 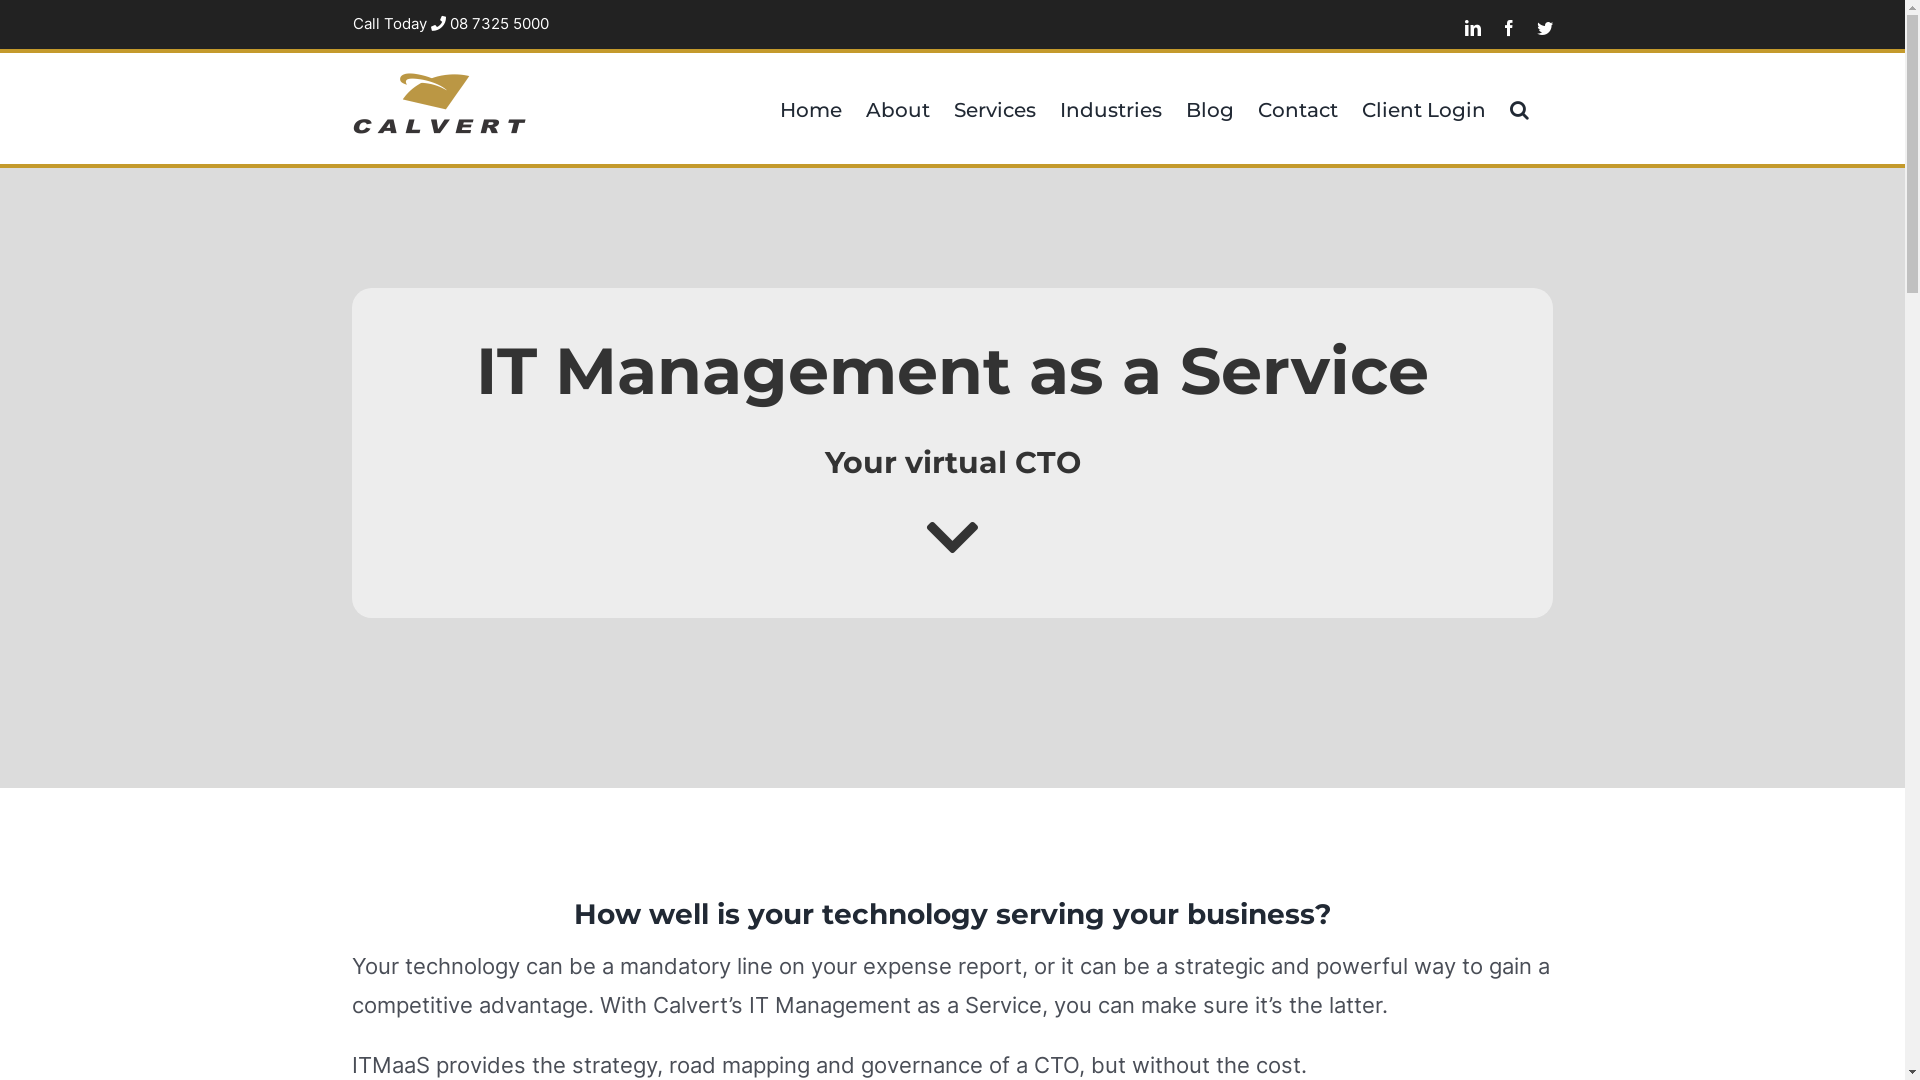 What do you see at coordinates (1109, 108) in the screenshot?
I see `'Industries'` at bounding box center [1109, 108].